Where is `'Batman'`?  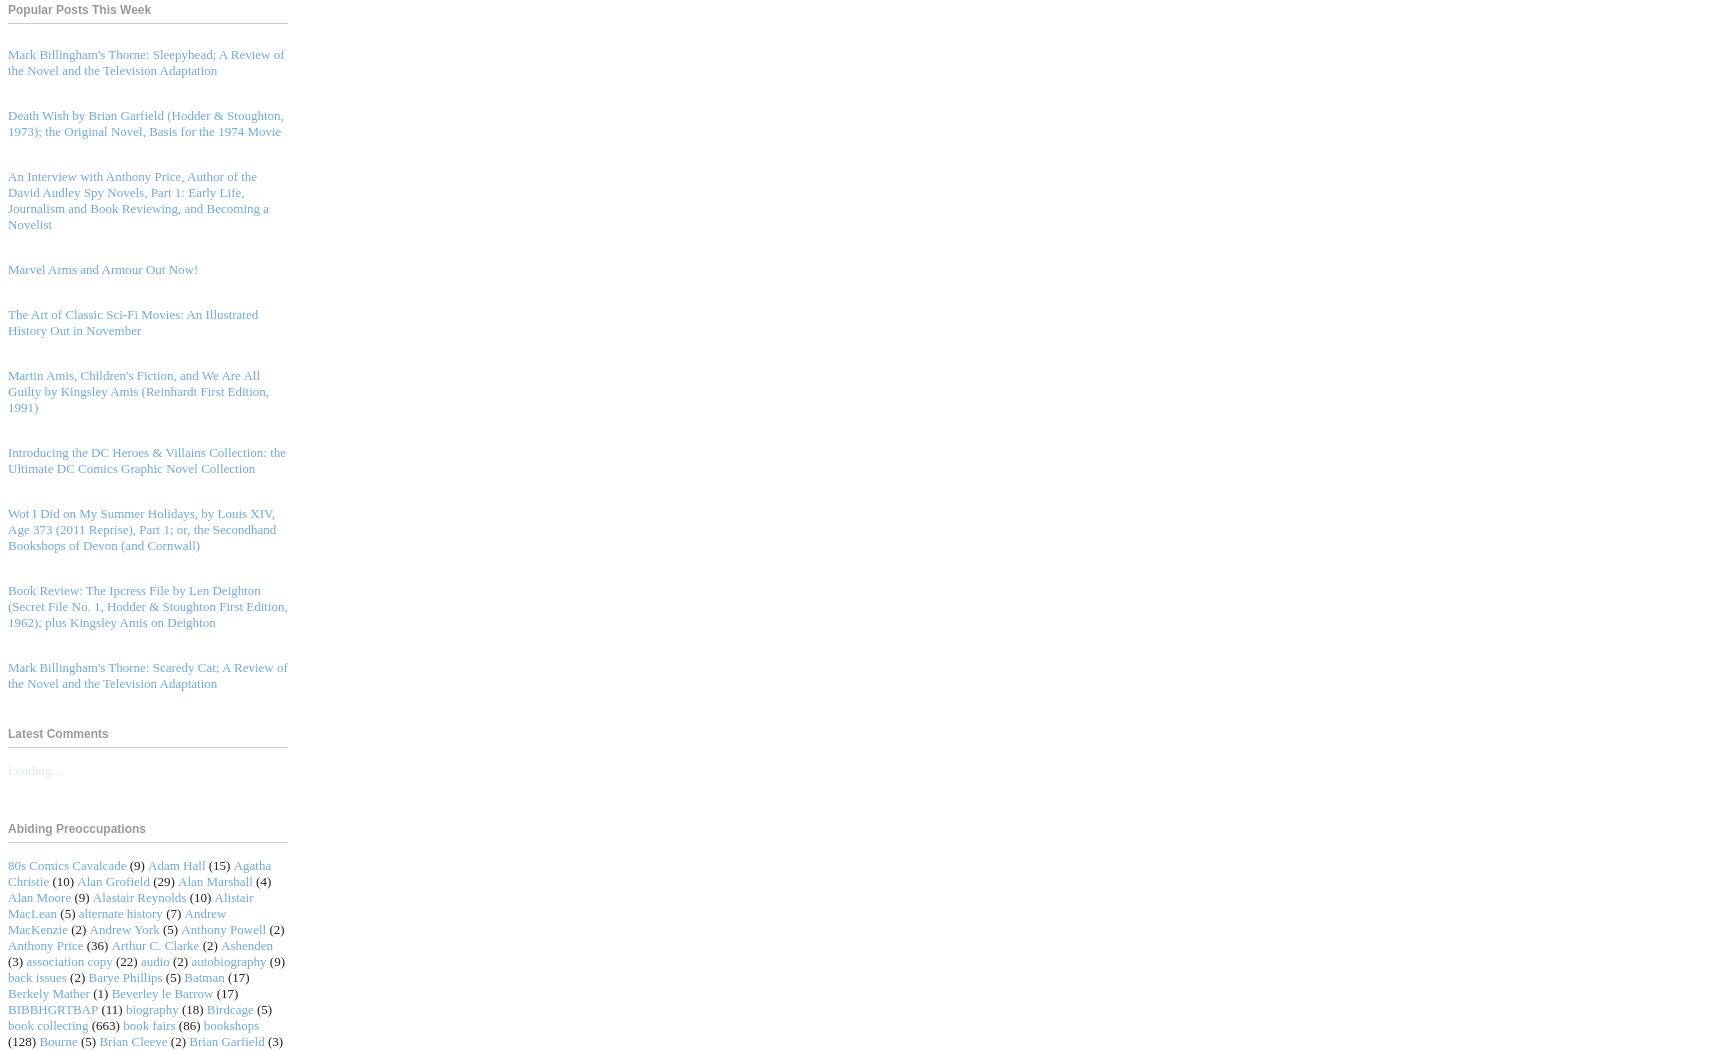 'Batman' is located at coordinates (202, 976).